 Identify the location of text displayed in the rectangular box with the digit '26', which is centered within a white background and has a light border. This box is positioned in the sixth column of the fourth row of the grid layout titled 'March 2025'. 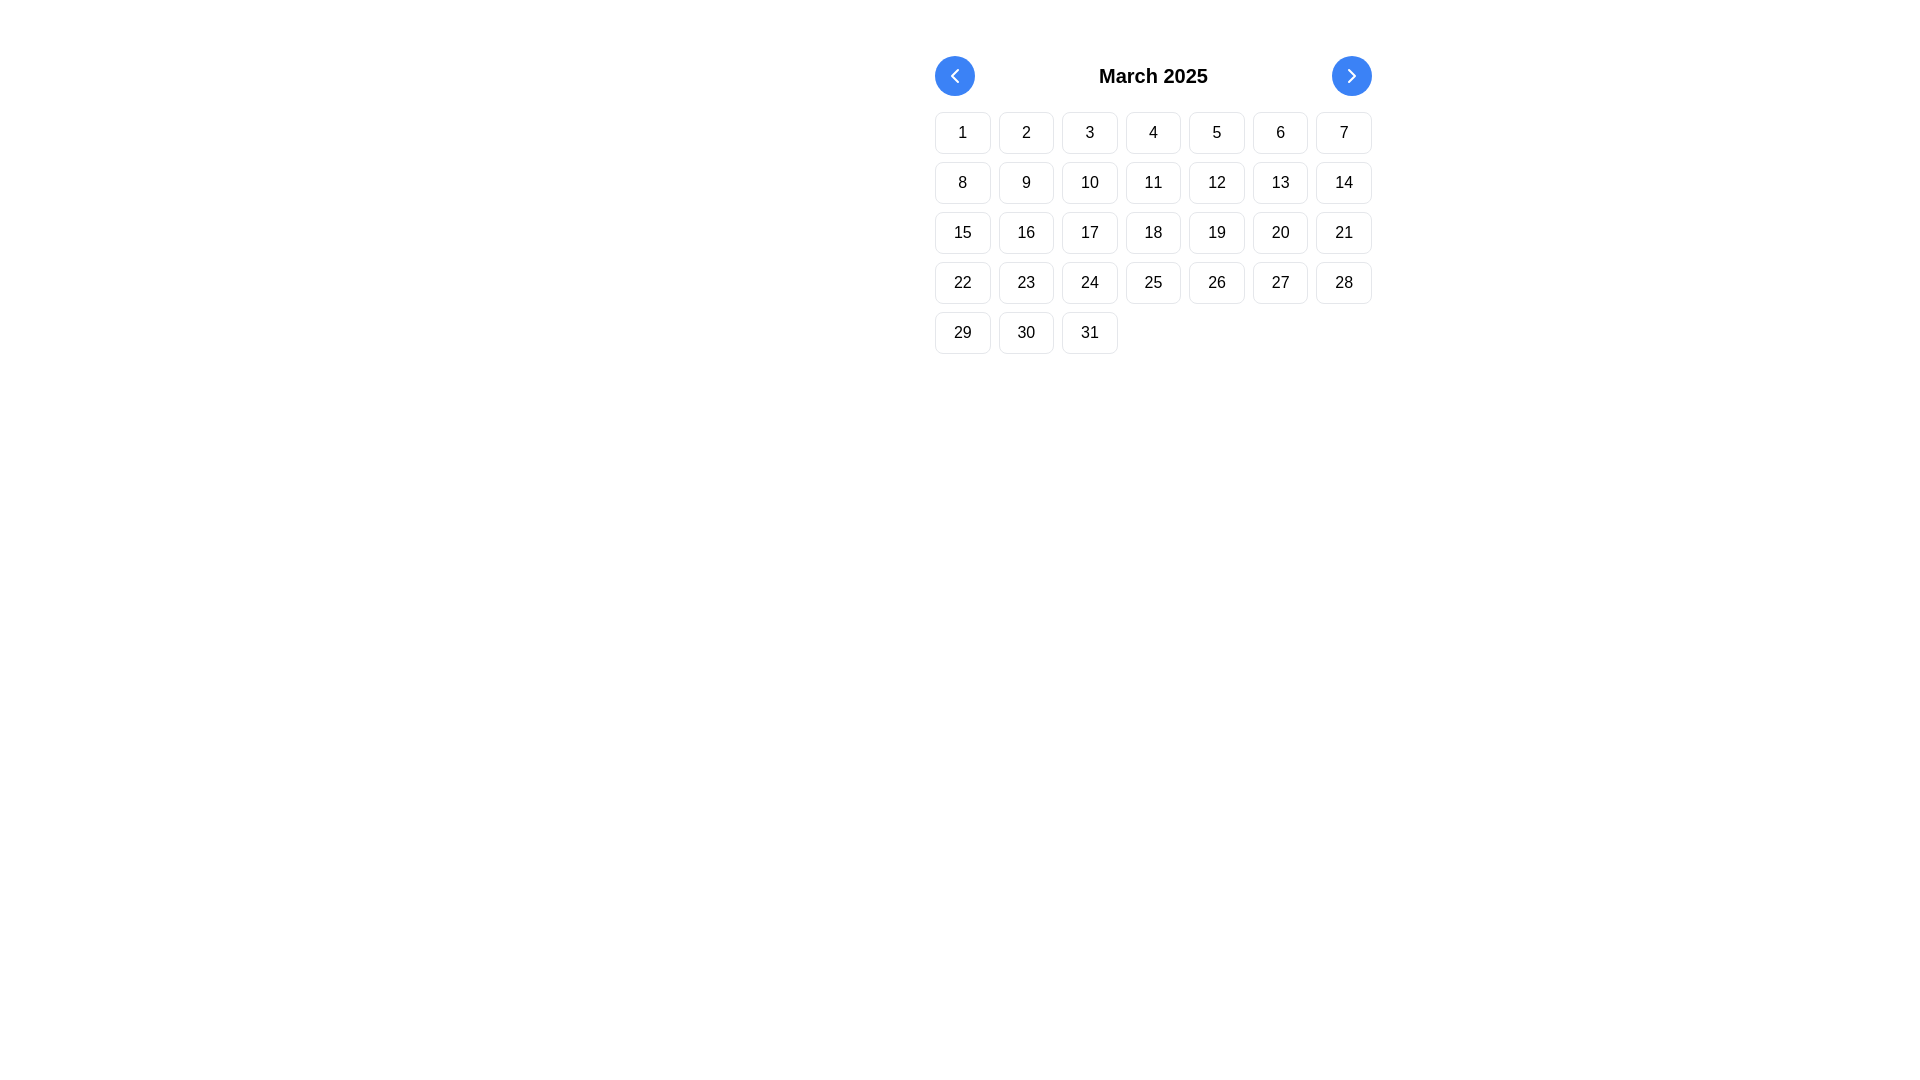
(1216, 282).